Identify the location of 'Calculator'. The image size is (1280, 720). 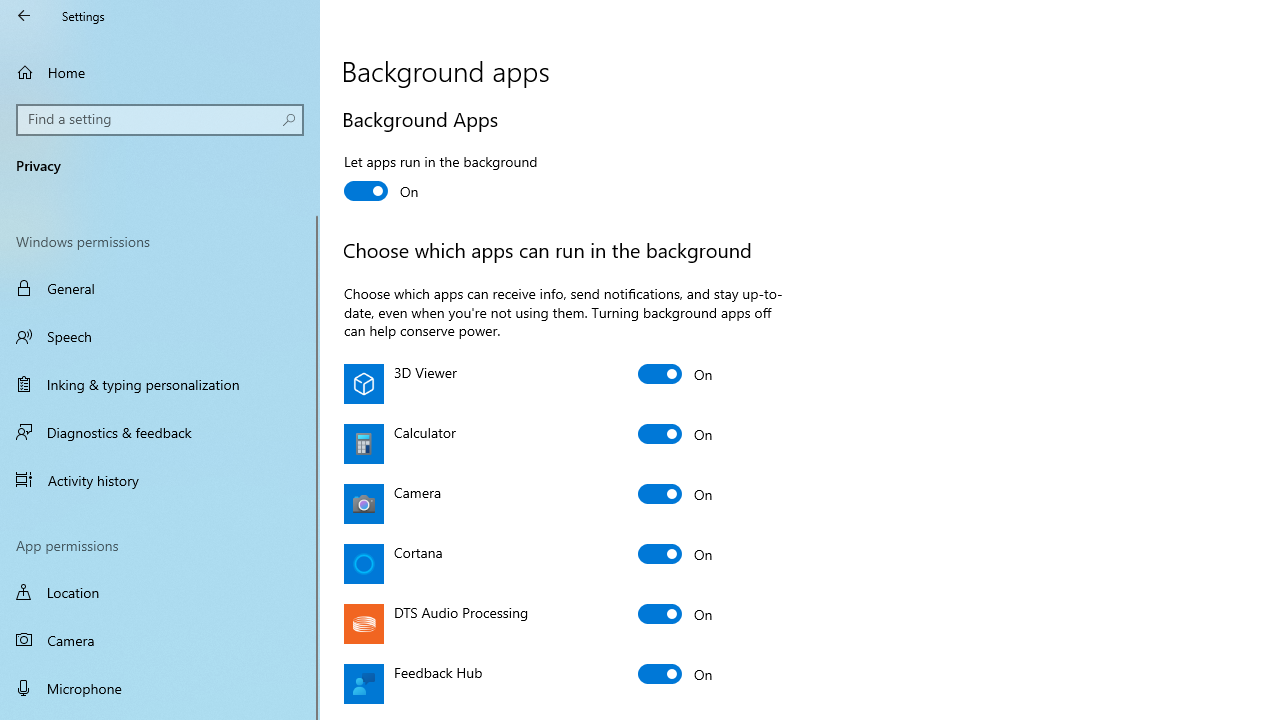
(675, 433).